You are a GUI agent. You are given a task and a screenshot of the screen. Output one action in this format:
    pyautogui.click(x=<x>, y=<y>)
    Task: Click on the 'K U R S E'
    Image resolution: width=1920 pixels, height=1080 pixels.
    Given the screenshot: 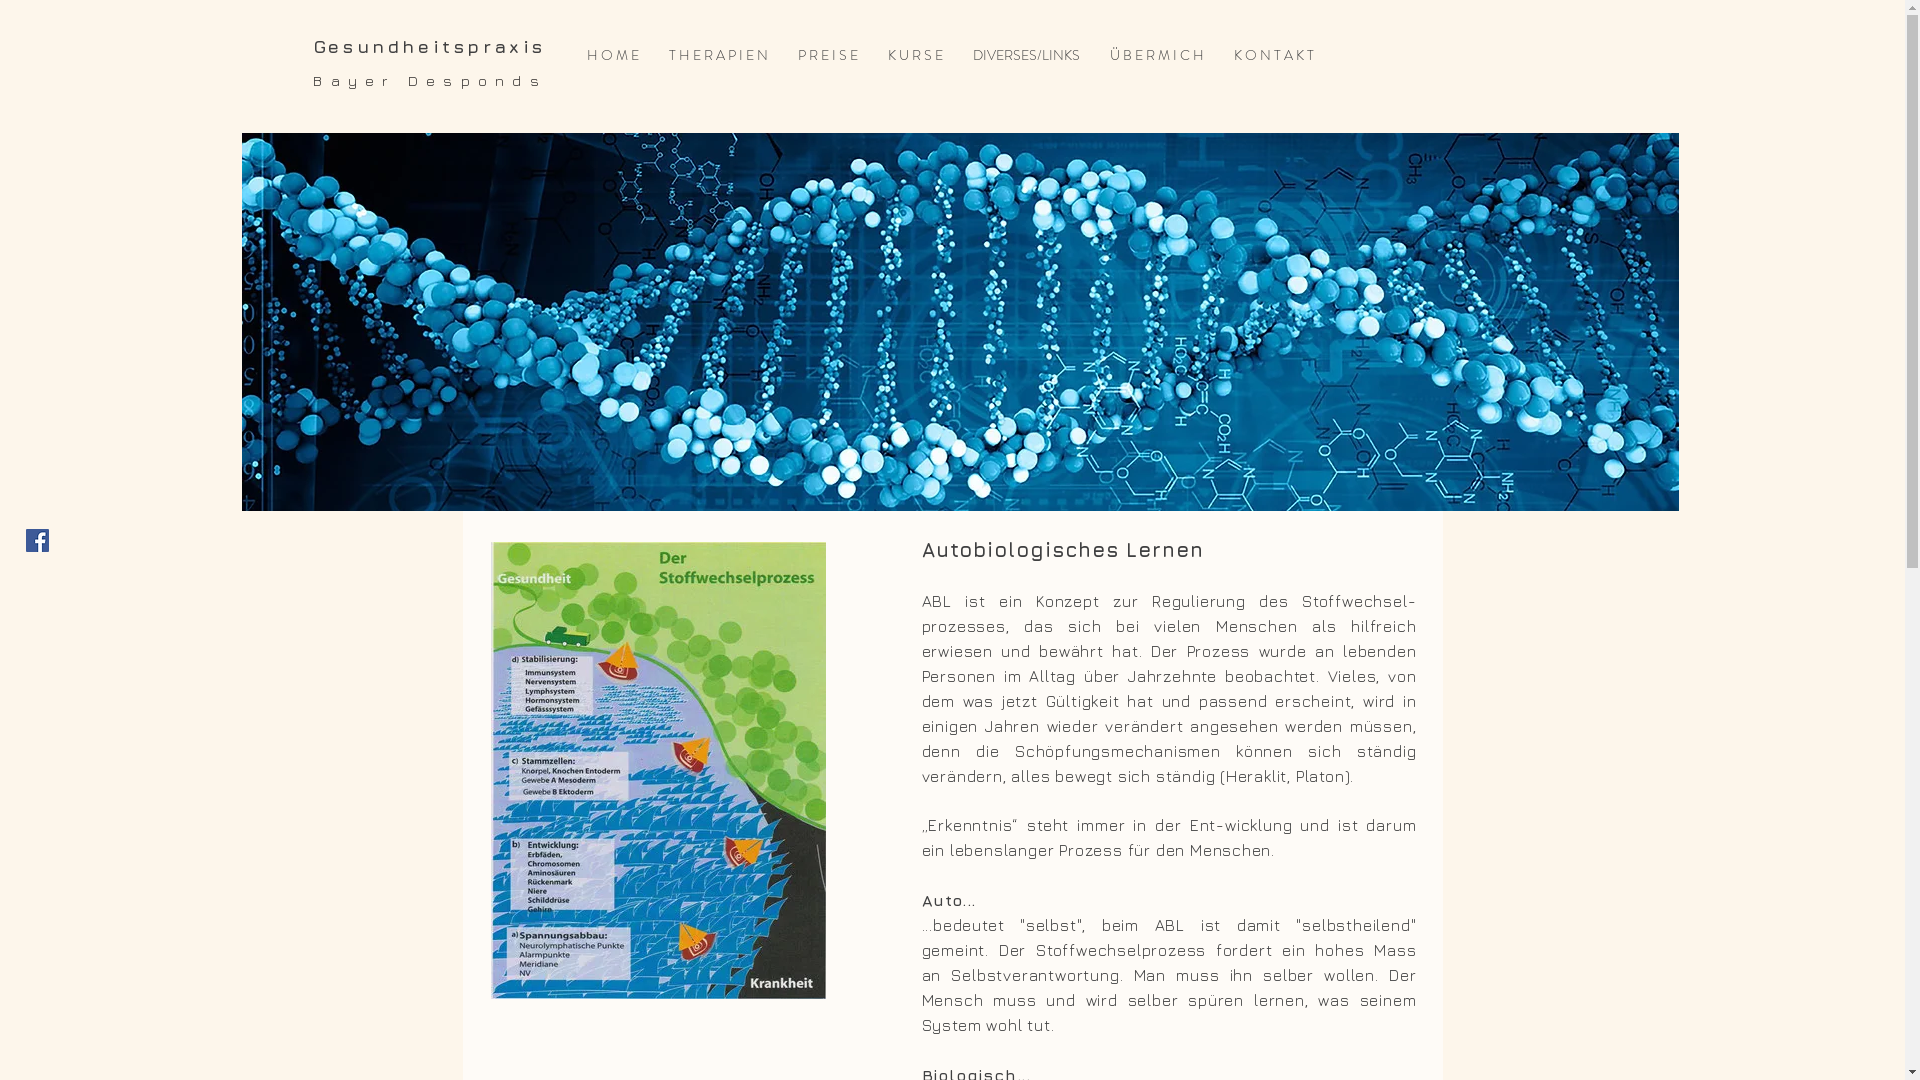 What is the action you would take?
    pyautogui.click(x=914, y=54)
    